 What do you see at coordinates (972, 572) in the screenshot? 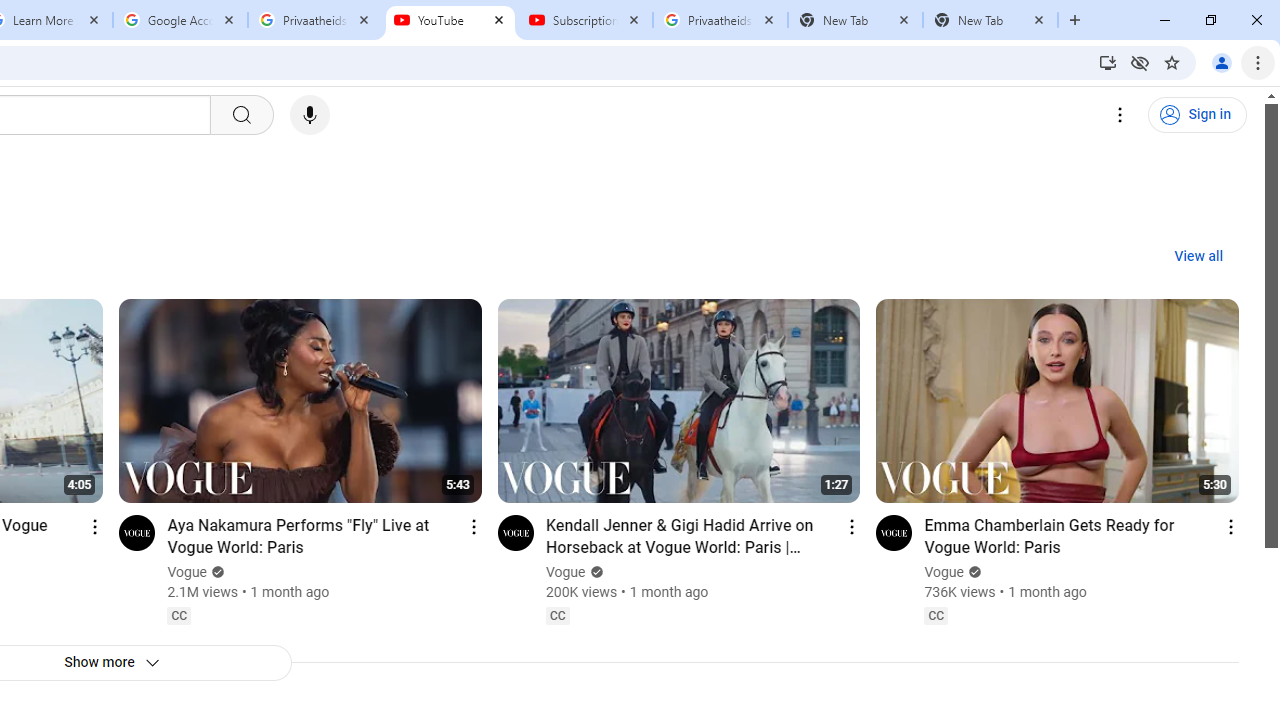
I see `'Verified'` at bounding box center [972, 572].